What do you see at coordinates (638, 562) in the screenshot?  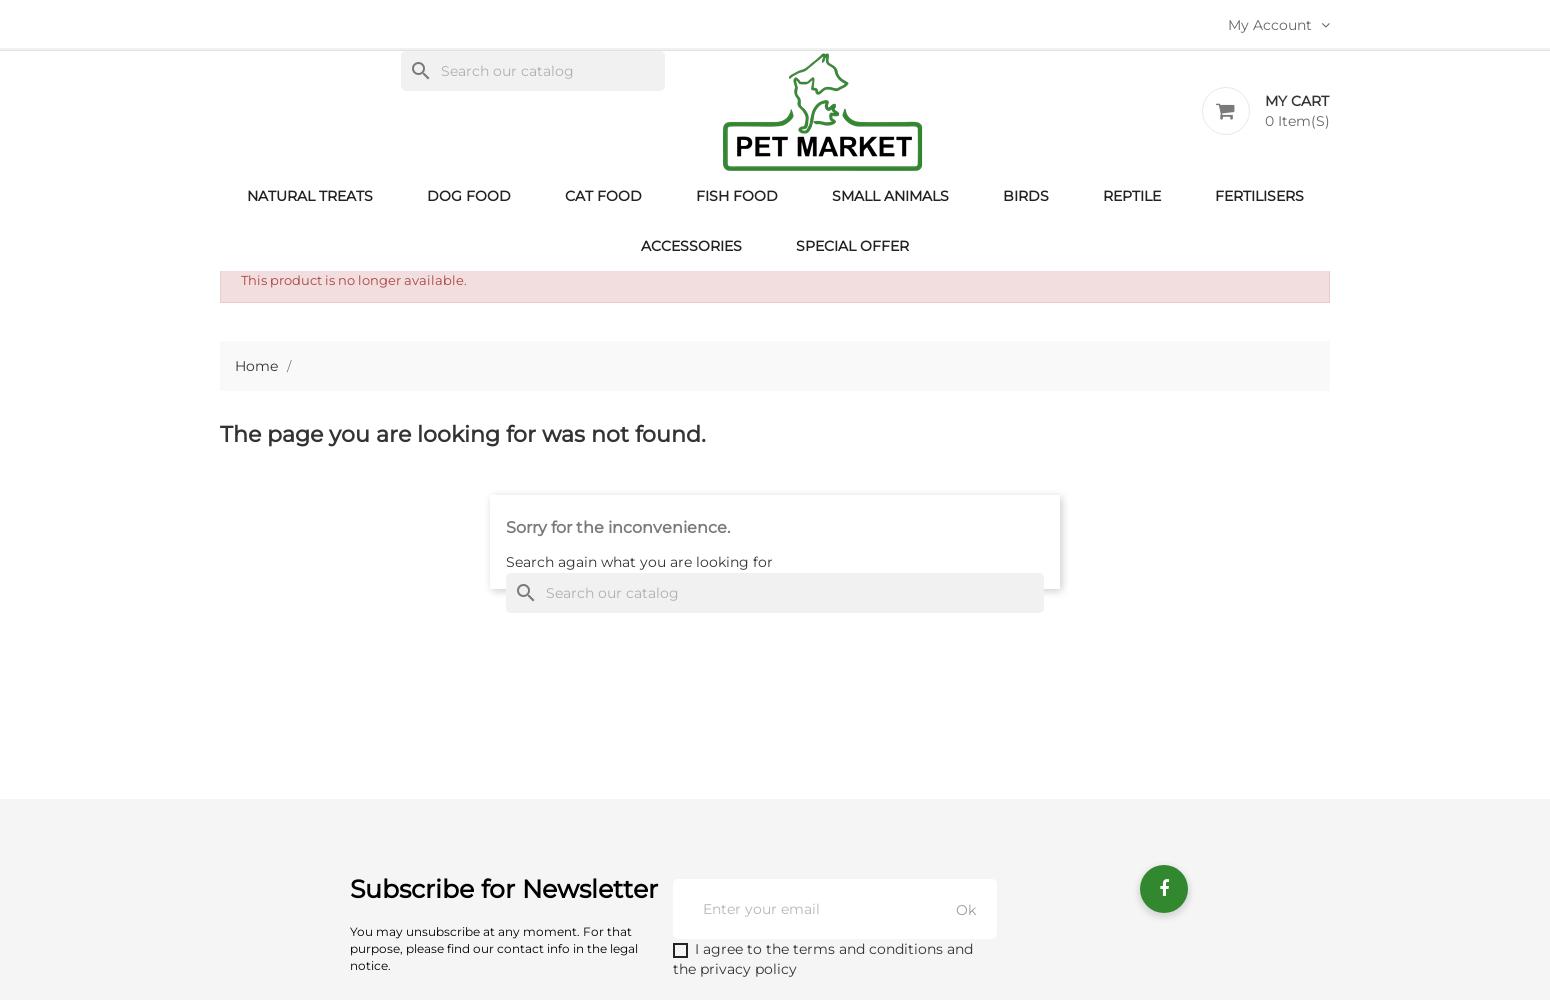 I see `'Search again what you are looking for'` at bounding box center [638, 562].